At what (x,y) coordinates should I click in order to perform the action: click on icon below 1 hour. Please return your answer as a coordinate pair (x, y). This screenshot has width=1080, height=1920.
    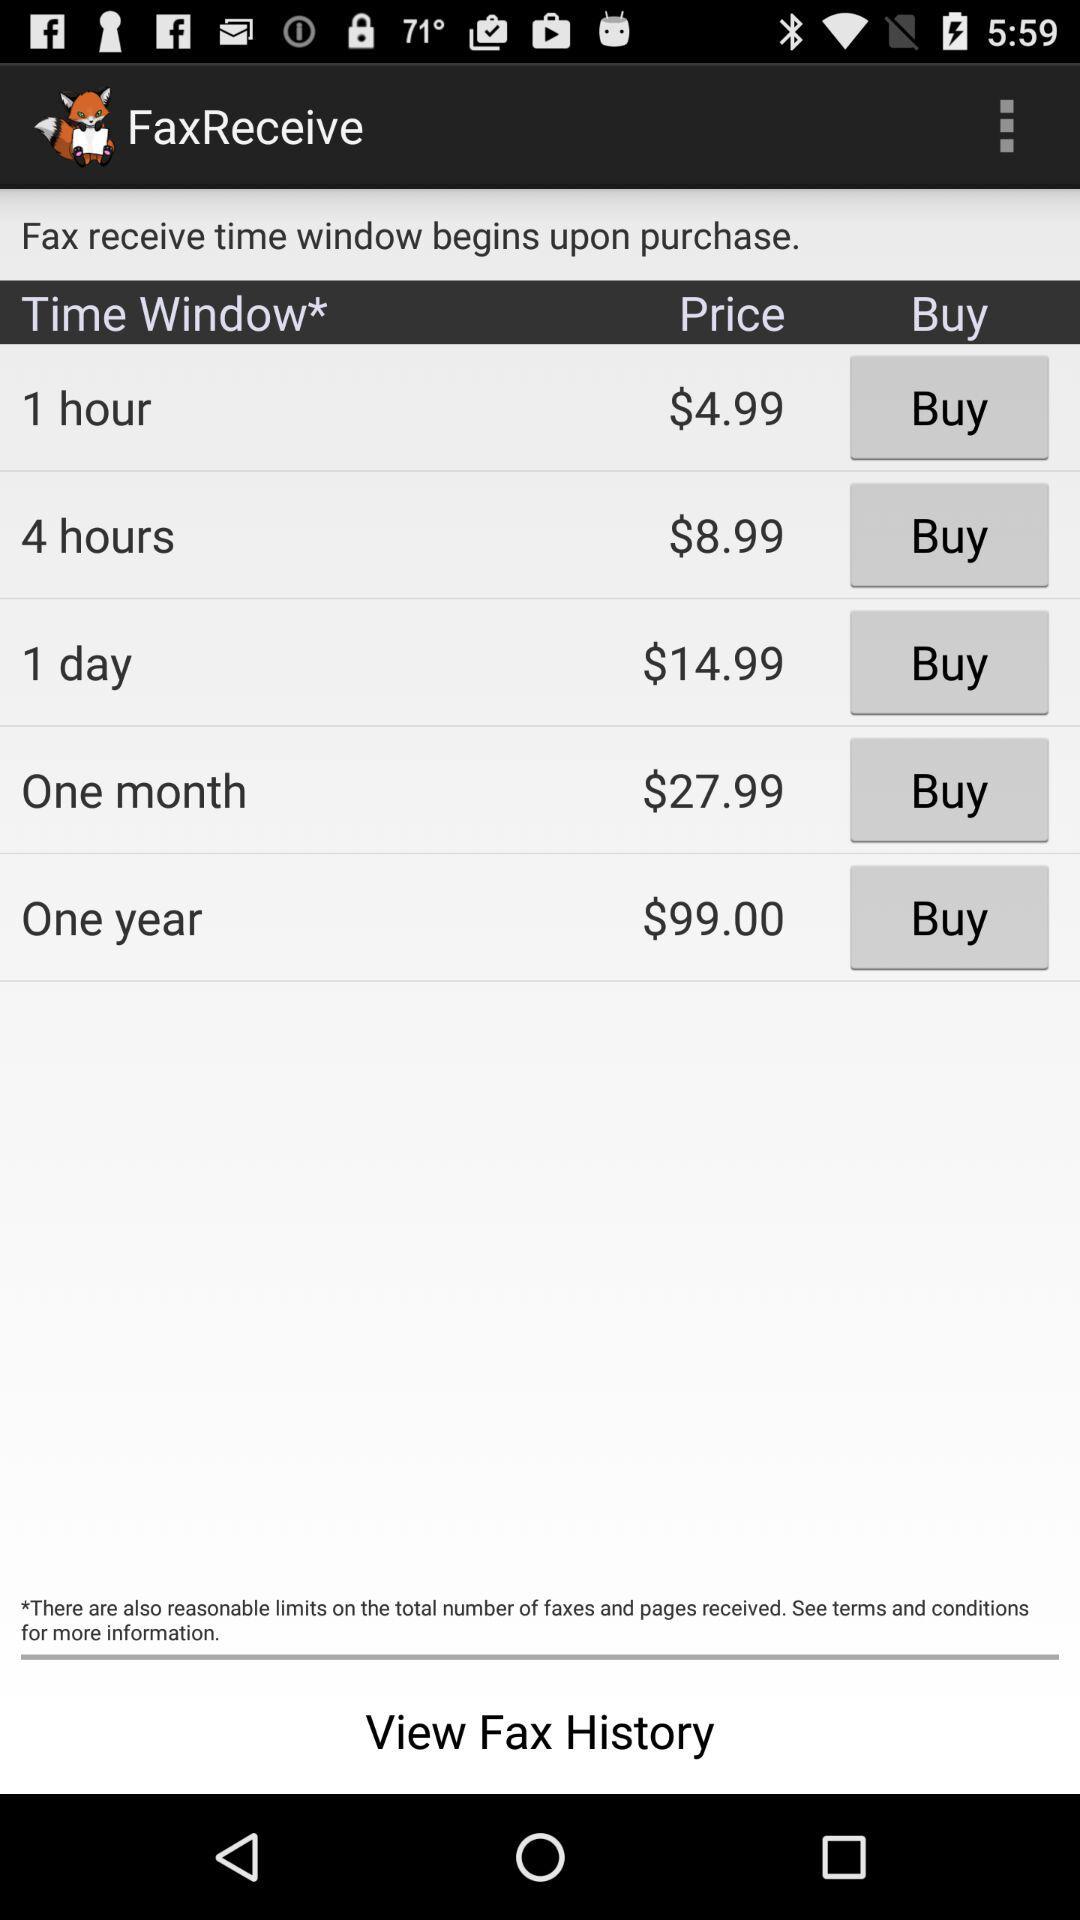
    Looking at the image, I should click on (265, 534).